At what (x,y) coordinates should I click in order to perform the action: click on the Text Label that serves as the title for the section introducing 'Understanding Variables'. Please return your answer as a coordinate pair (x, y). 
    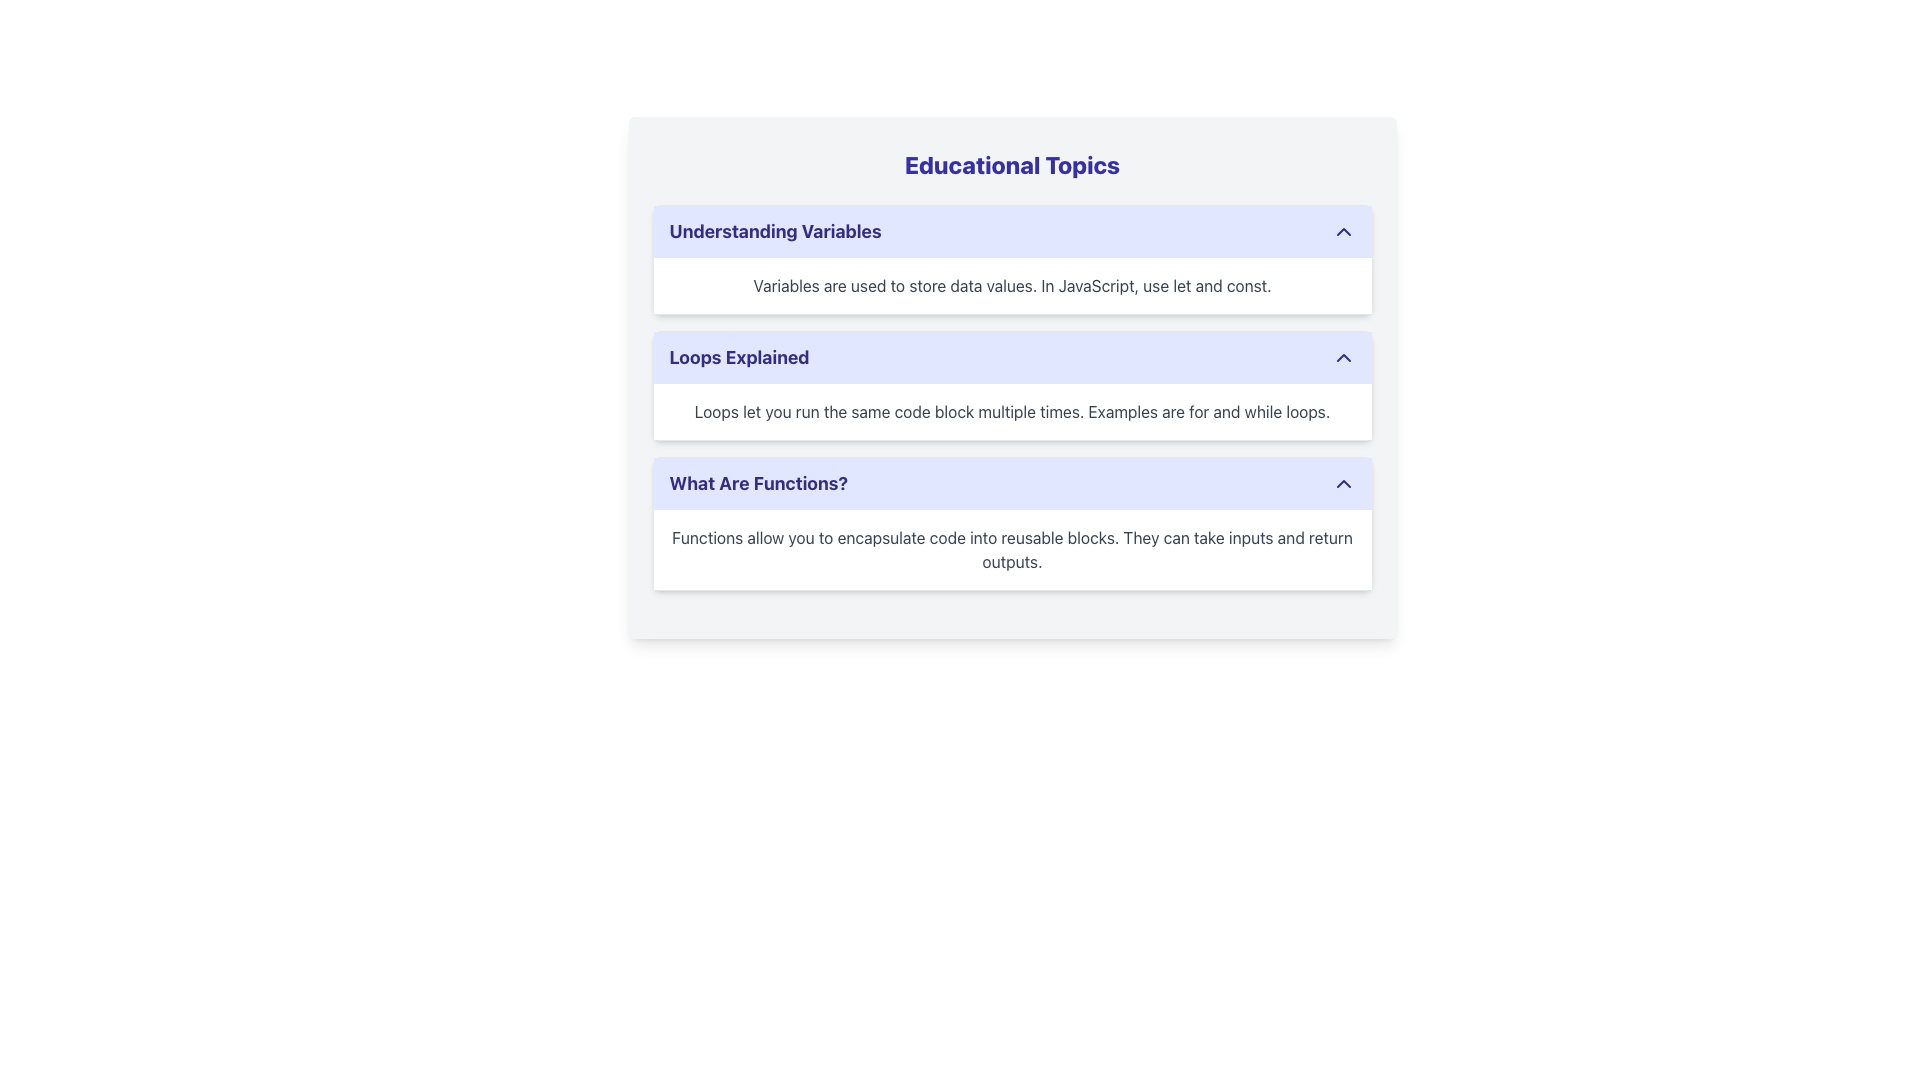
    Looking at the image, I should click on (774, 230).